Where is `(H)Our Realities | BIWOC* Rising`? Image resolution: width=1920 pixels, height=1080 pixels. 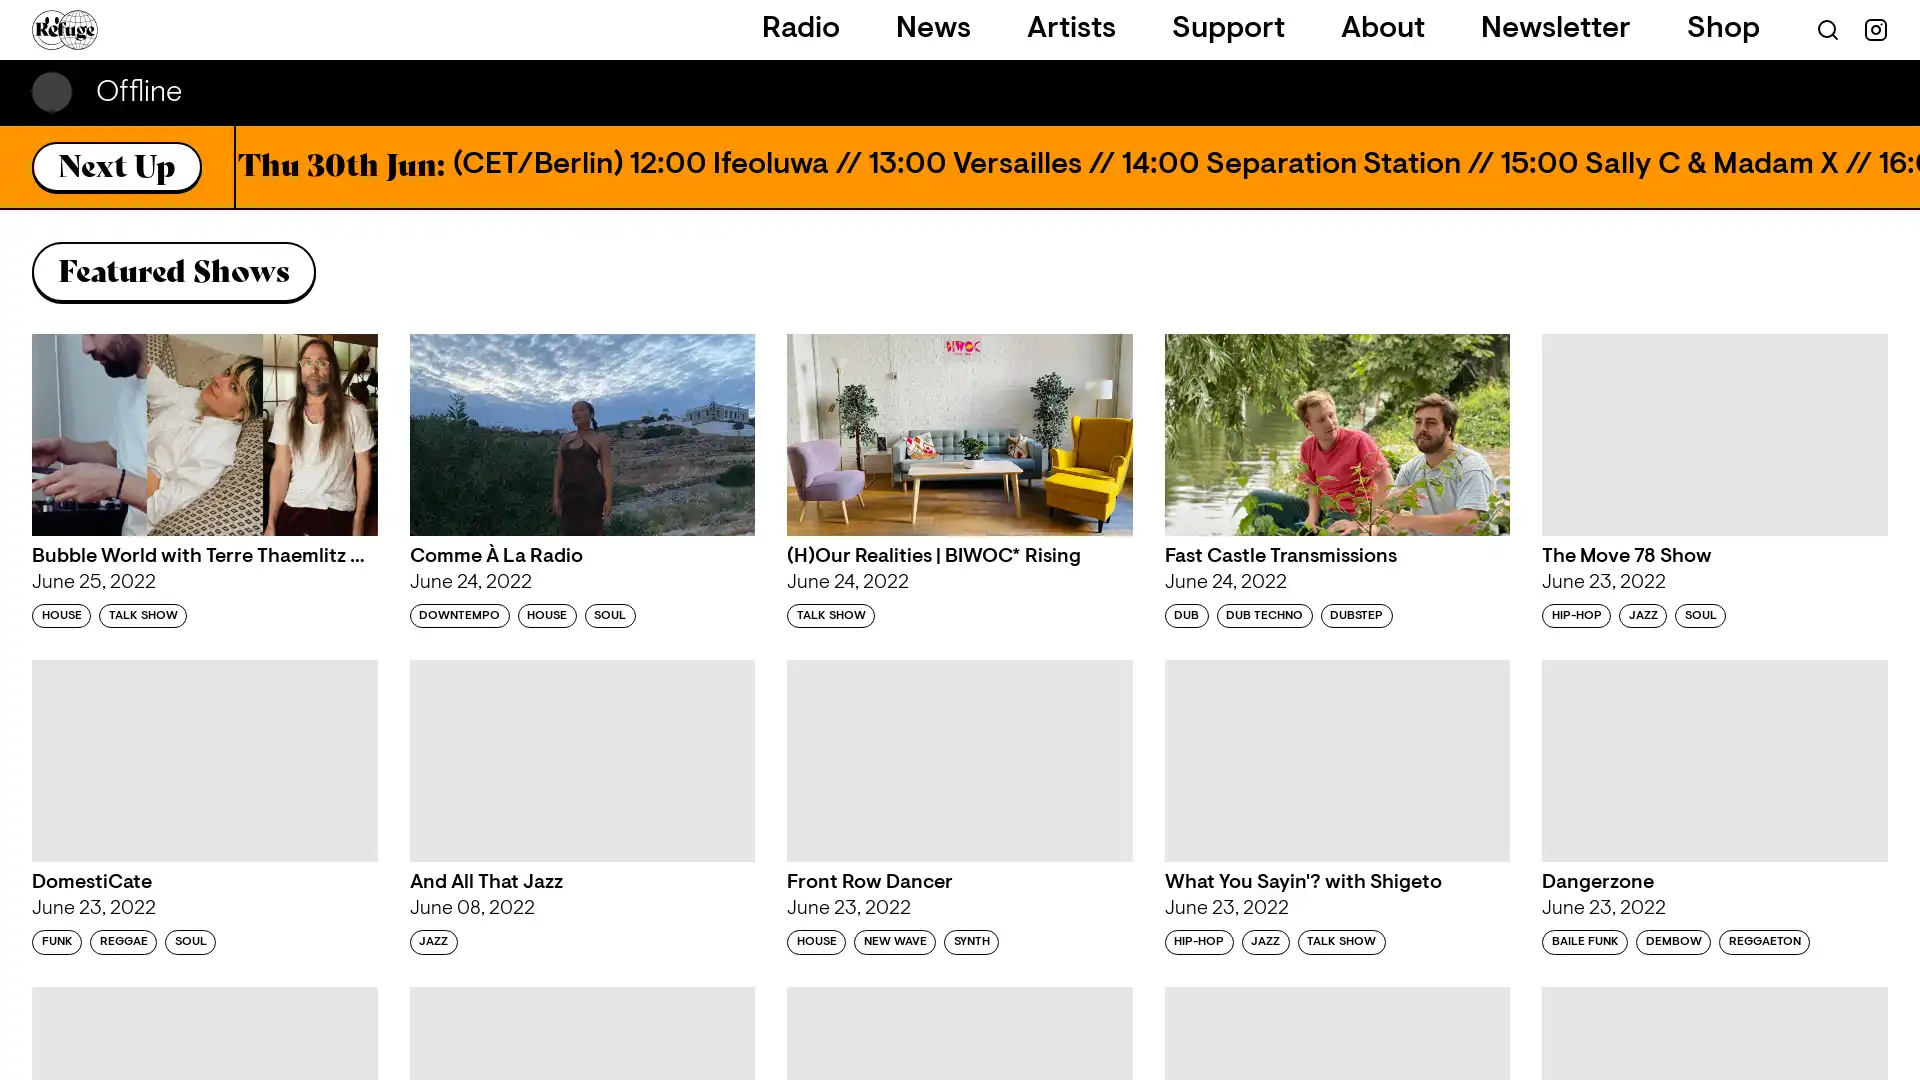
(H)Our Realities | BIWOC* Rising is located at coordinates (958, 434).